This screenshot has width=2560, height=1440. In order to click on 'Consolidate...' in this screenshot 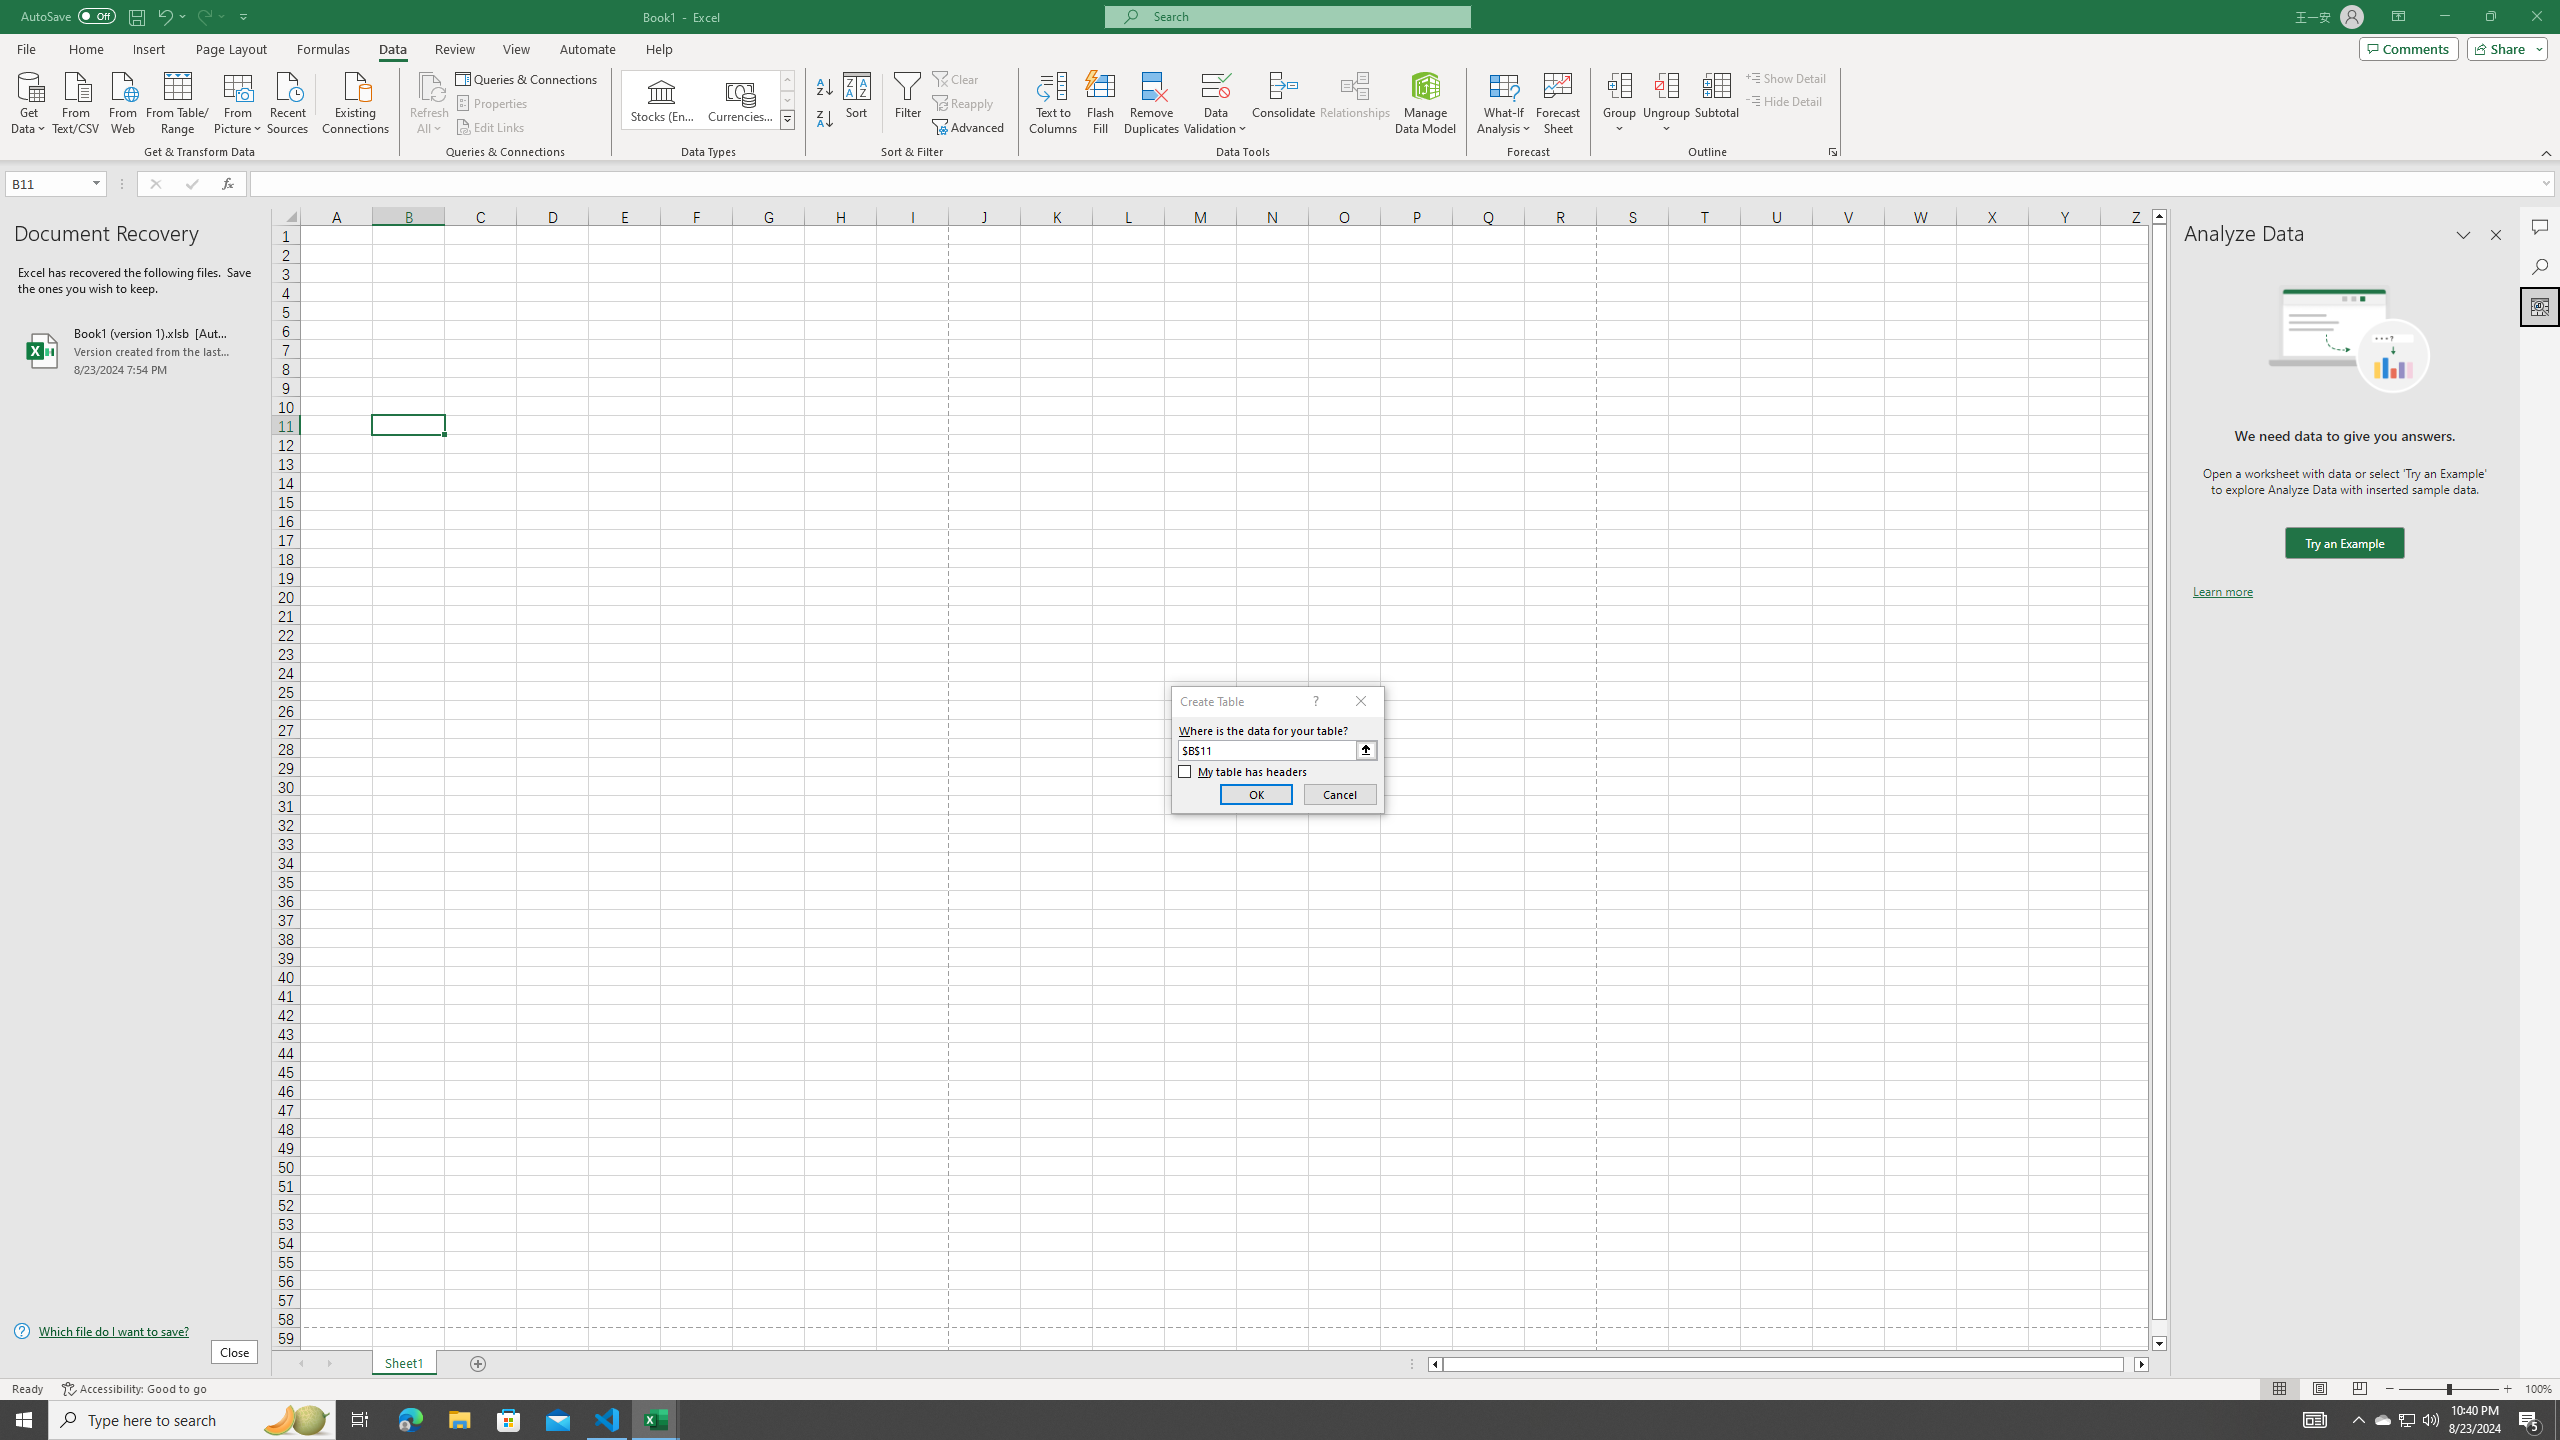, I will do `click(1283, 103)`.